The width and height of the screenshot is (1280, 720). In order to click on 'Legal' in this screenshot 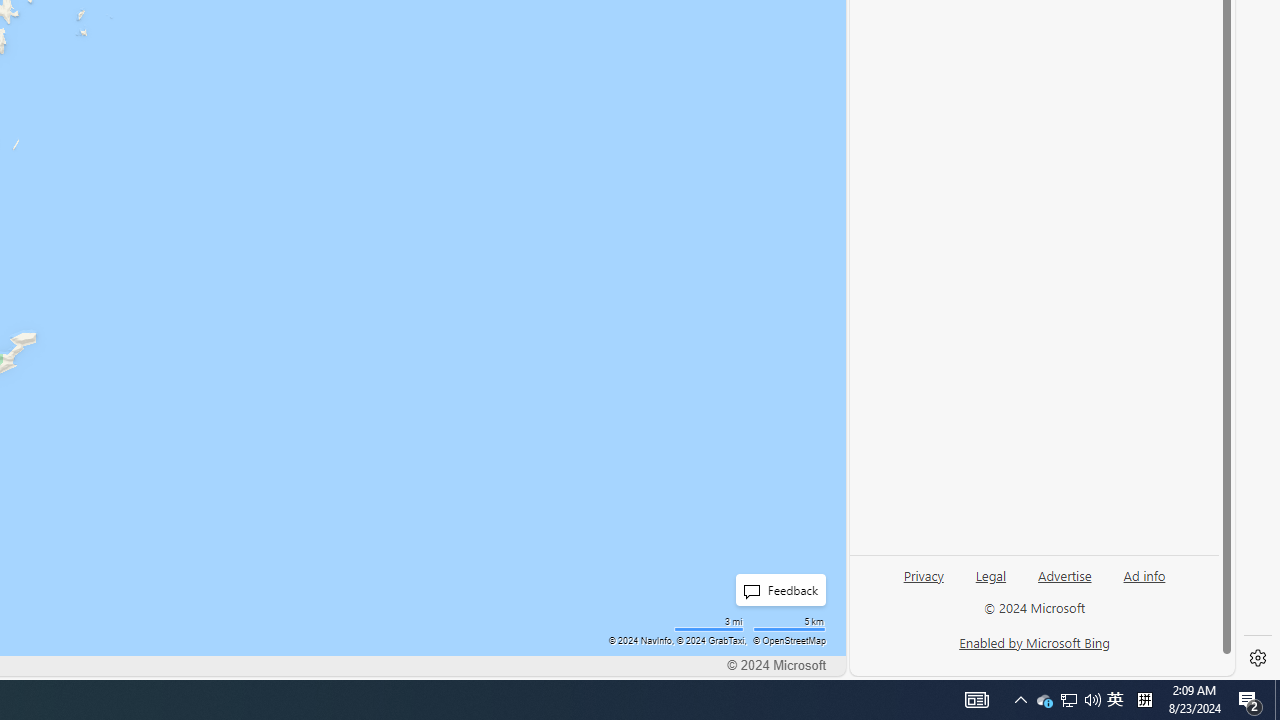, I will do `click(990, 583)`.